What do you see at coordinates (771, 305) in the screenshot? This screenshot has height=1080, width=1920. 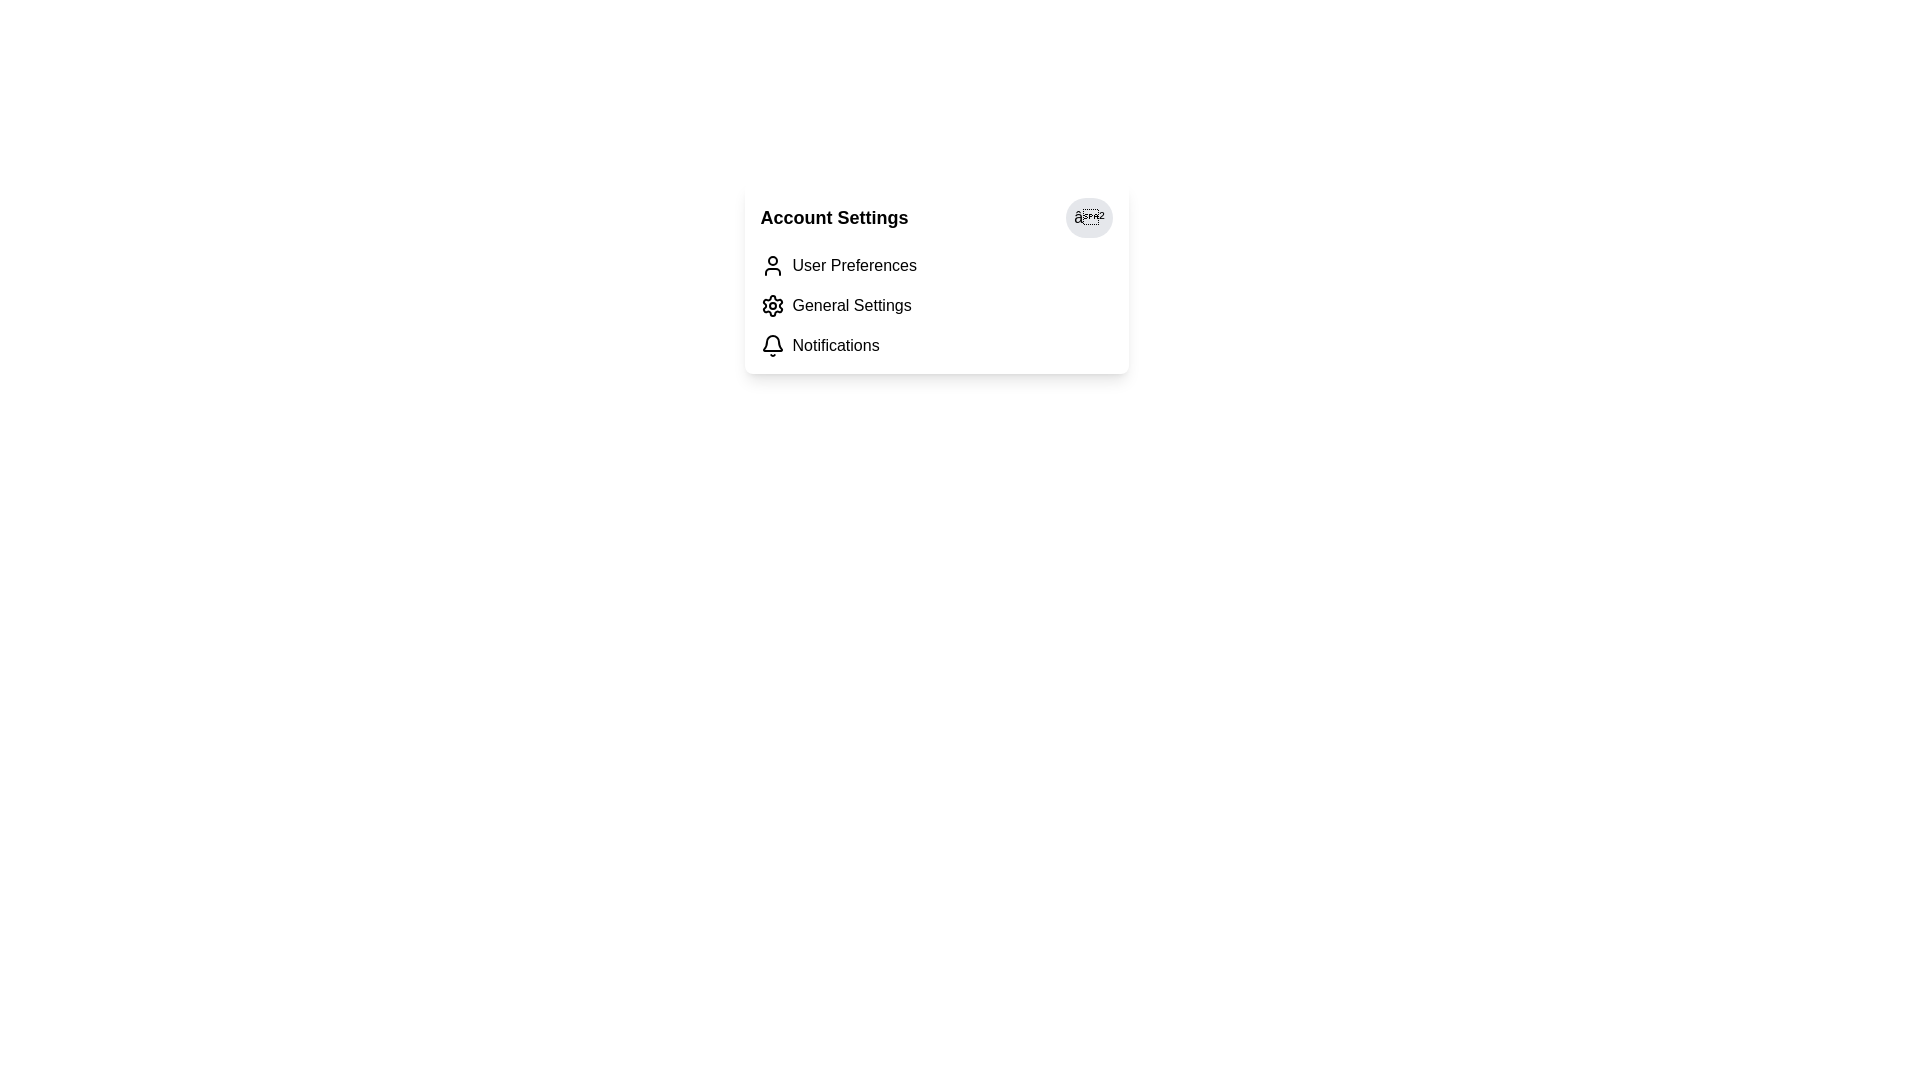 I see `the gear or cog icon in the settings menu, located to the left of 'General Settings'` at bounding box center [771, 305].